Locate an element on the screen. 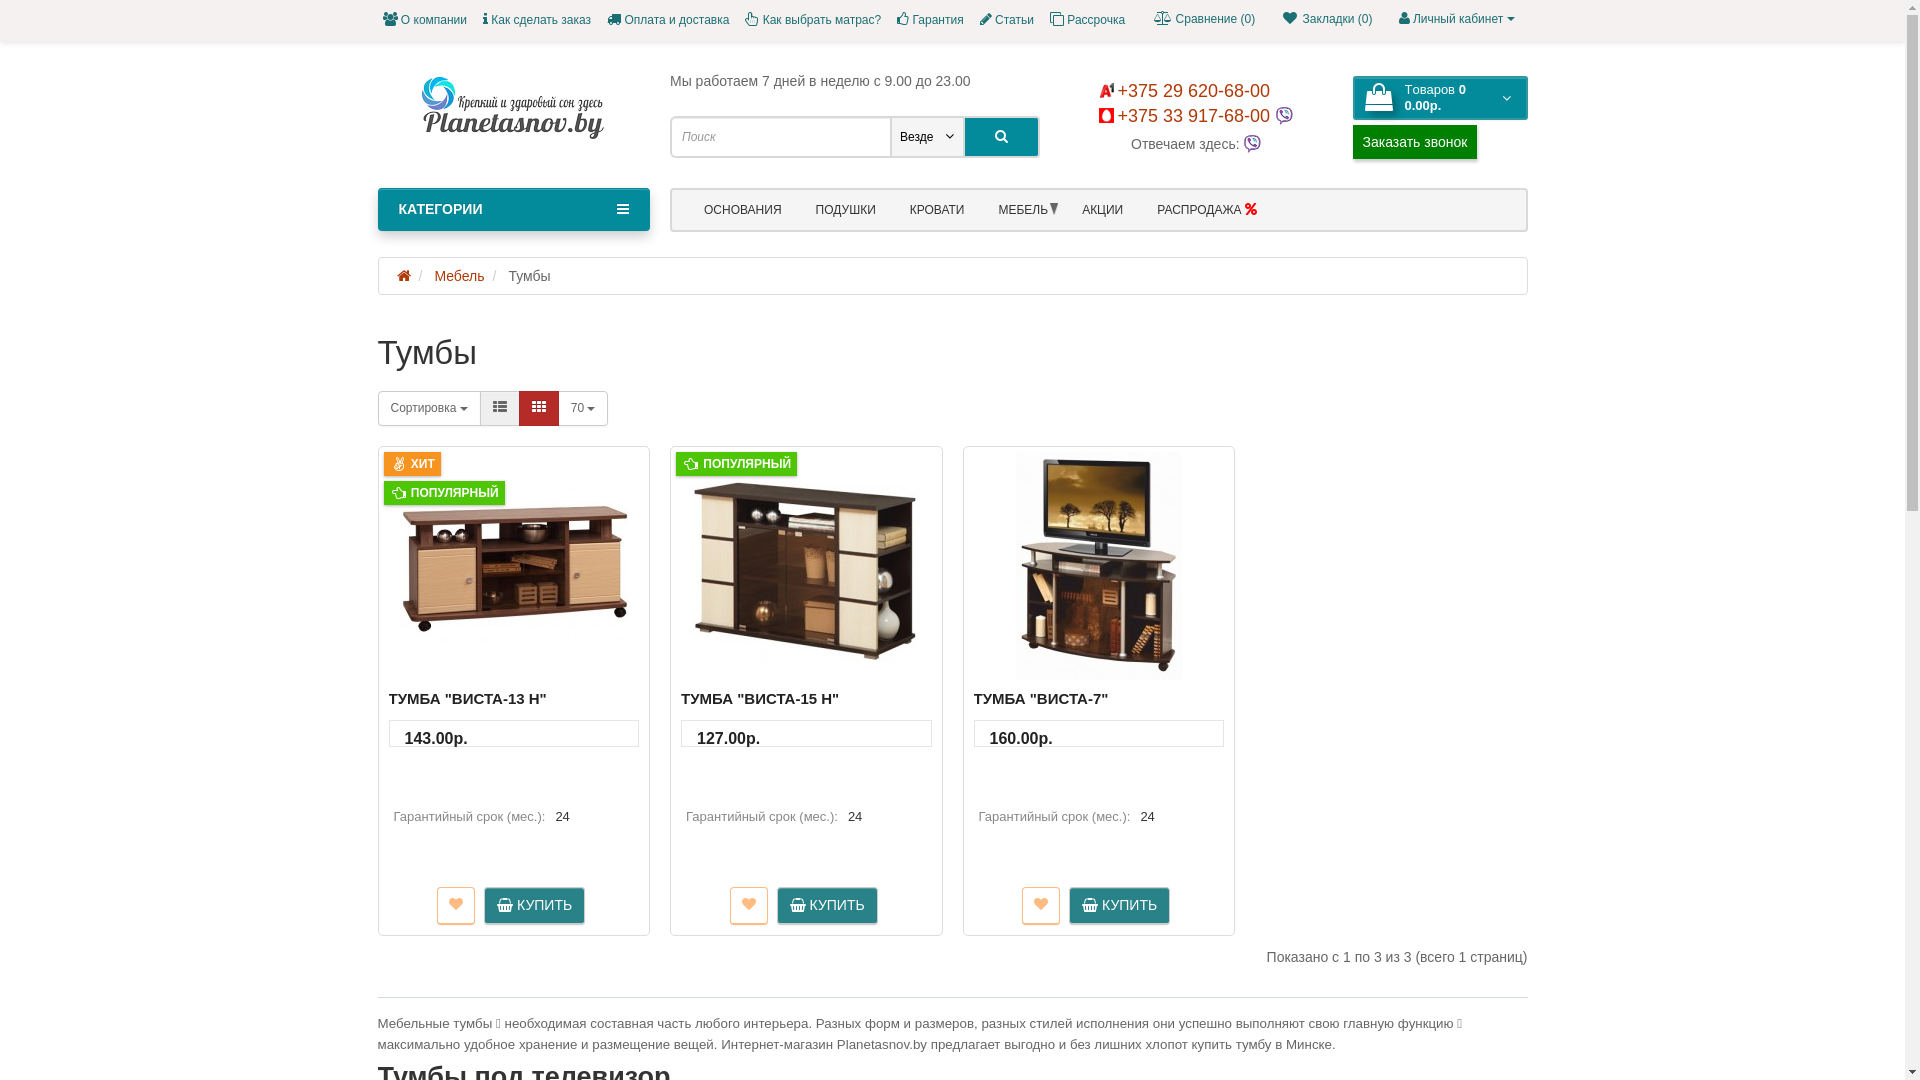 The image size is (1920, 1080). '+375 29 620-68-00' is located at coordinates (1184, 91).